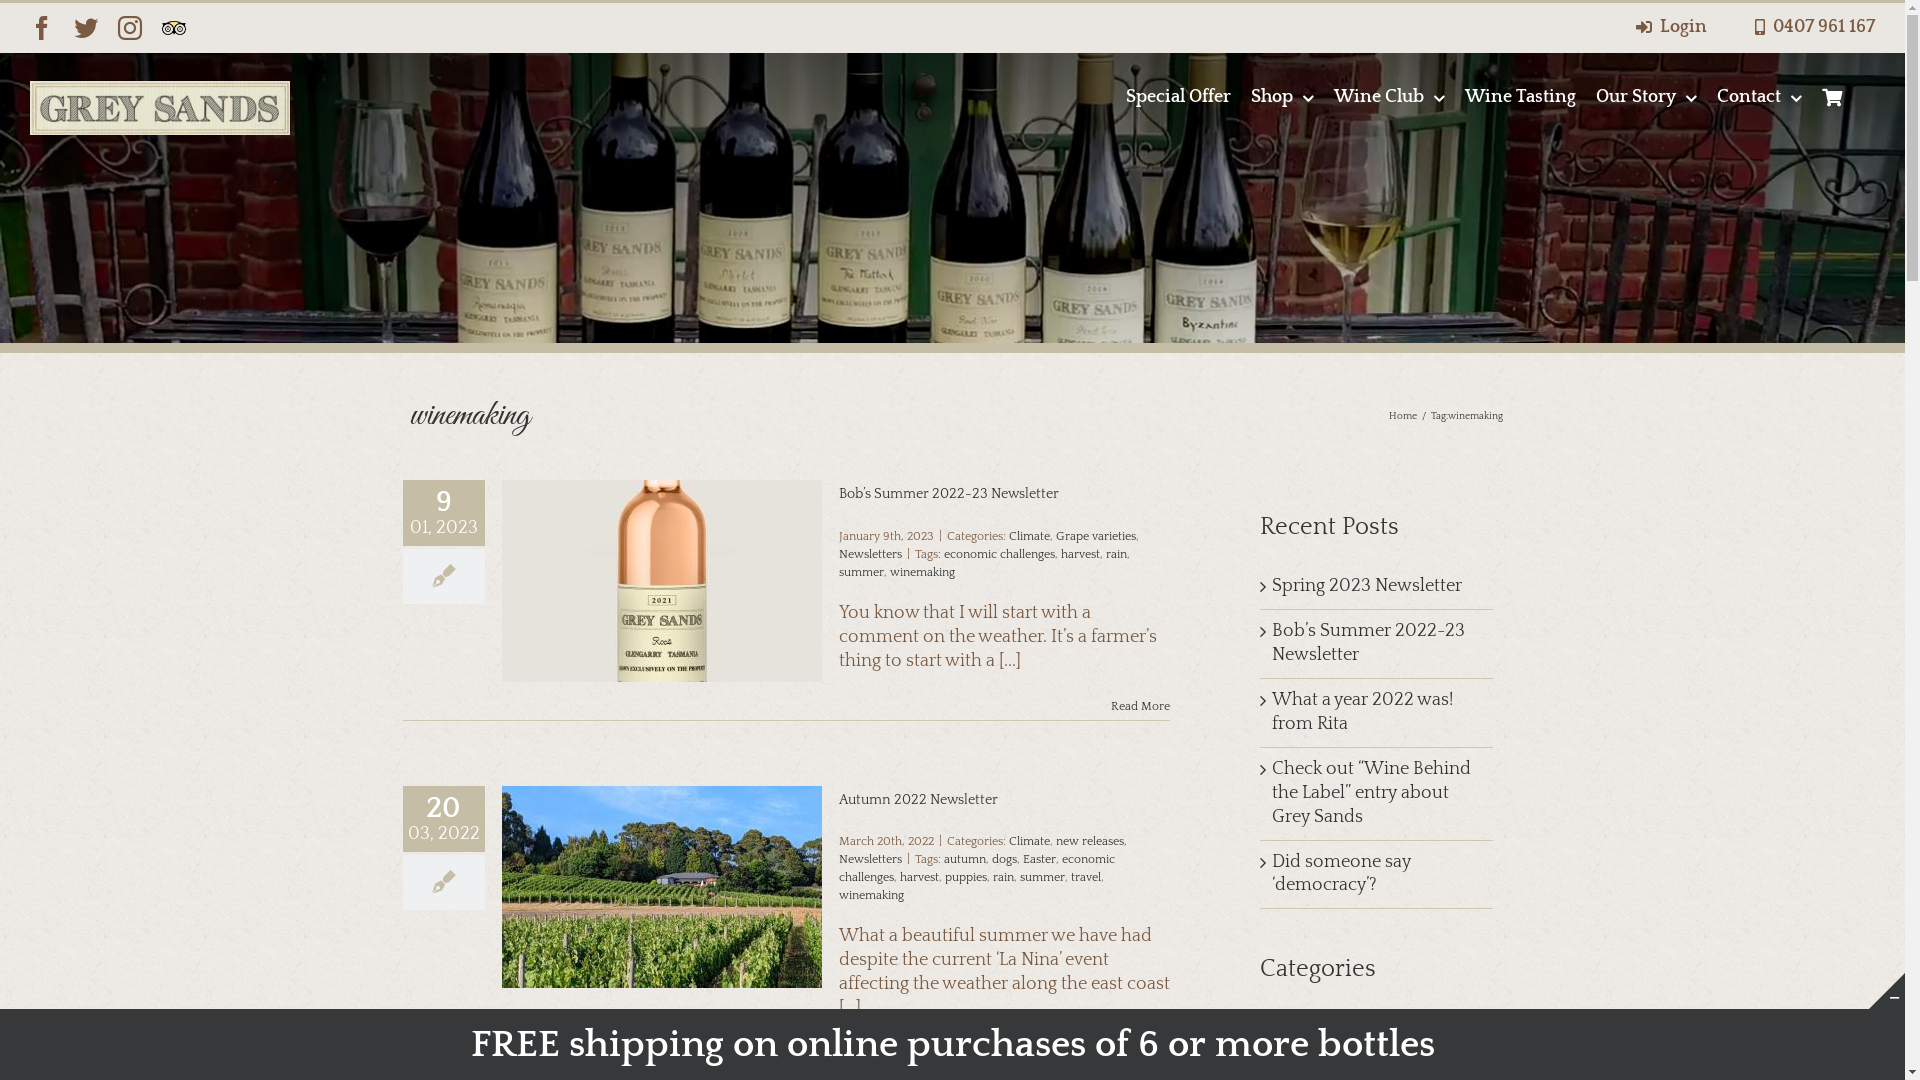  What do you see at coordinates (1282, 108) in the screenshot?
I see `'Shop'` at bounding box center [1282, 108].